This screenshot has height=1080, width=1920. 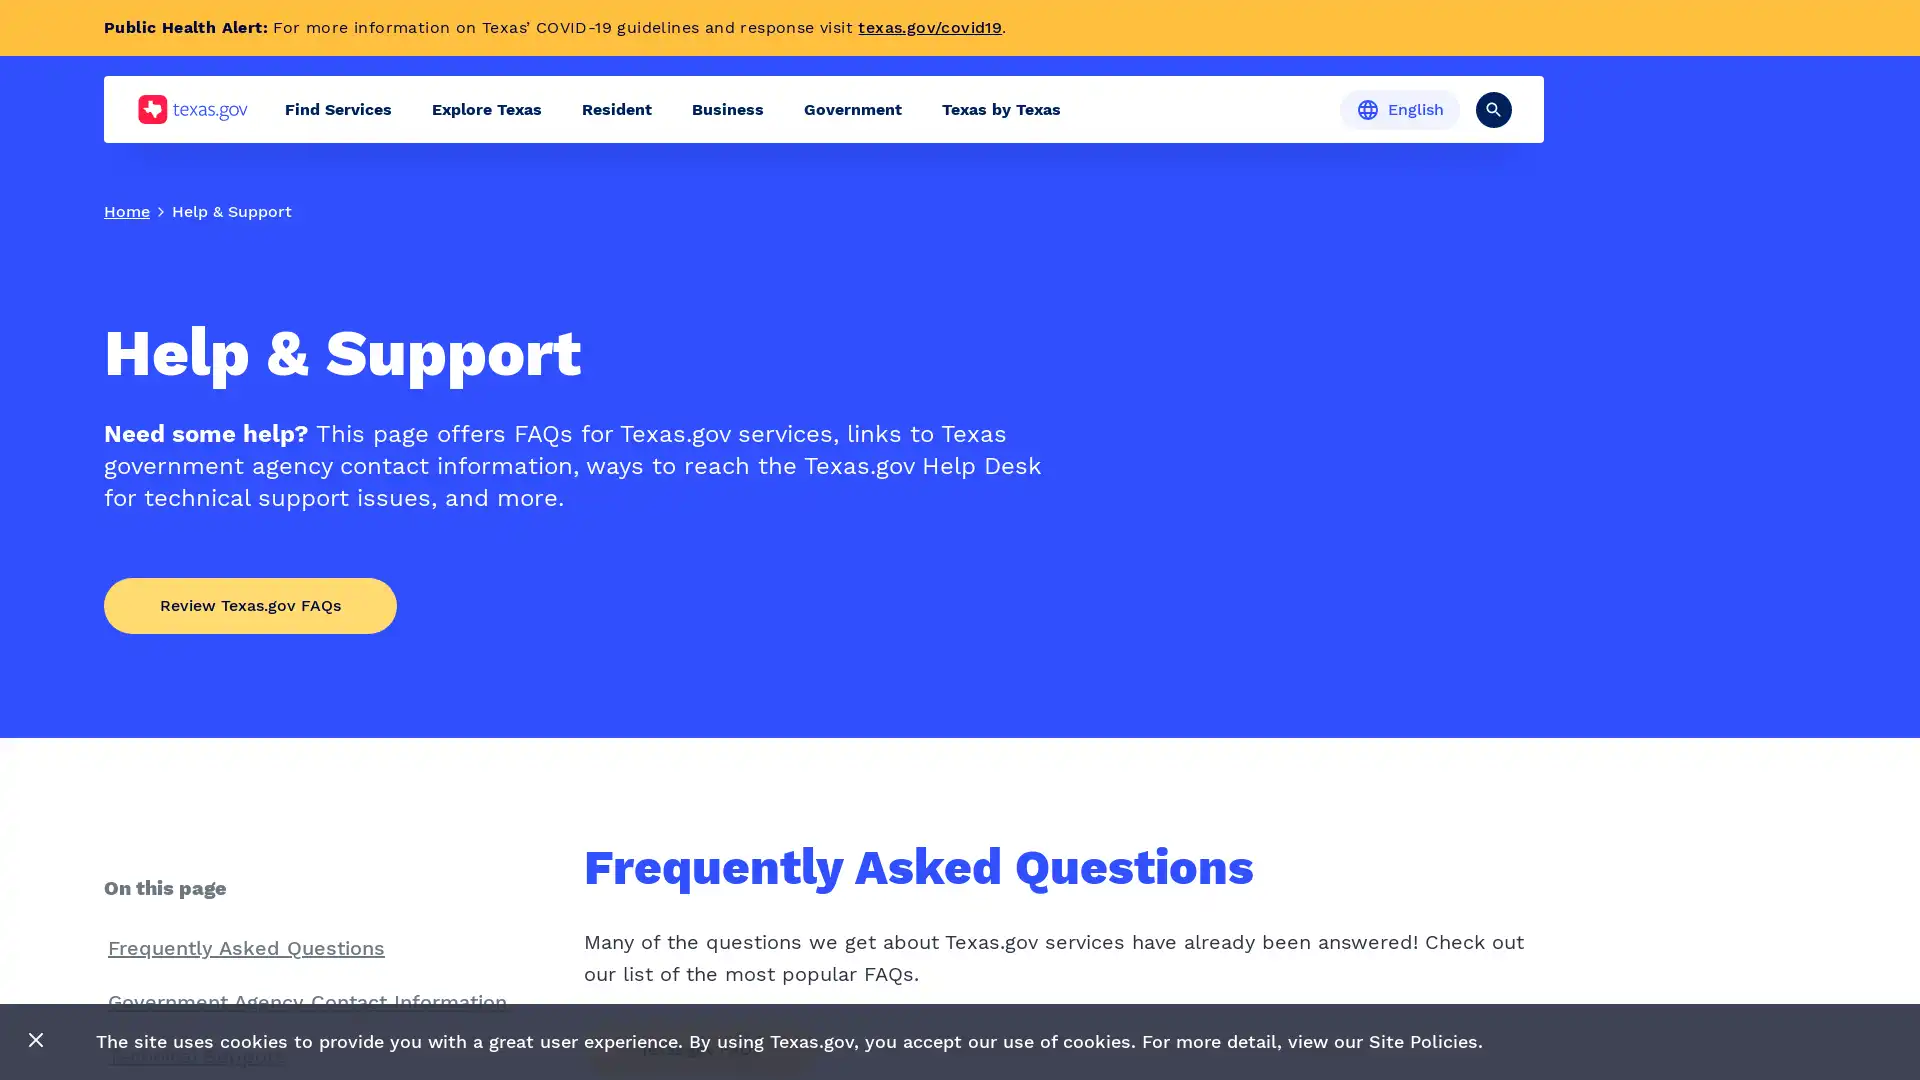 I want to click on Resident, so click(x=616, y=109).